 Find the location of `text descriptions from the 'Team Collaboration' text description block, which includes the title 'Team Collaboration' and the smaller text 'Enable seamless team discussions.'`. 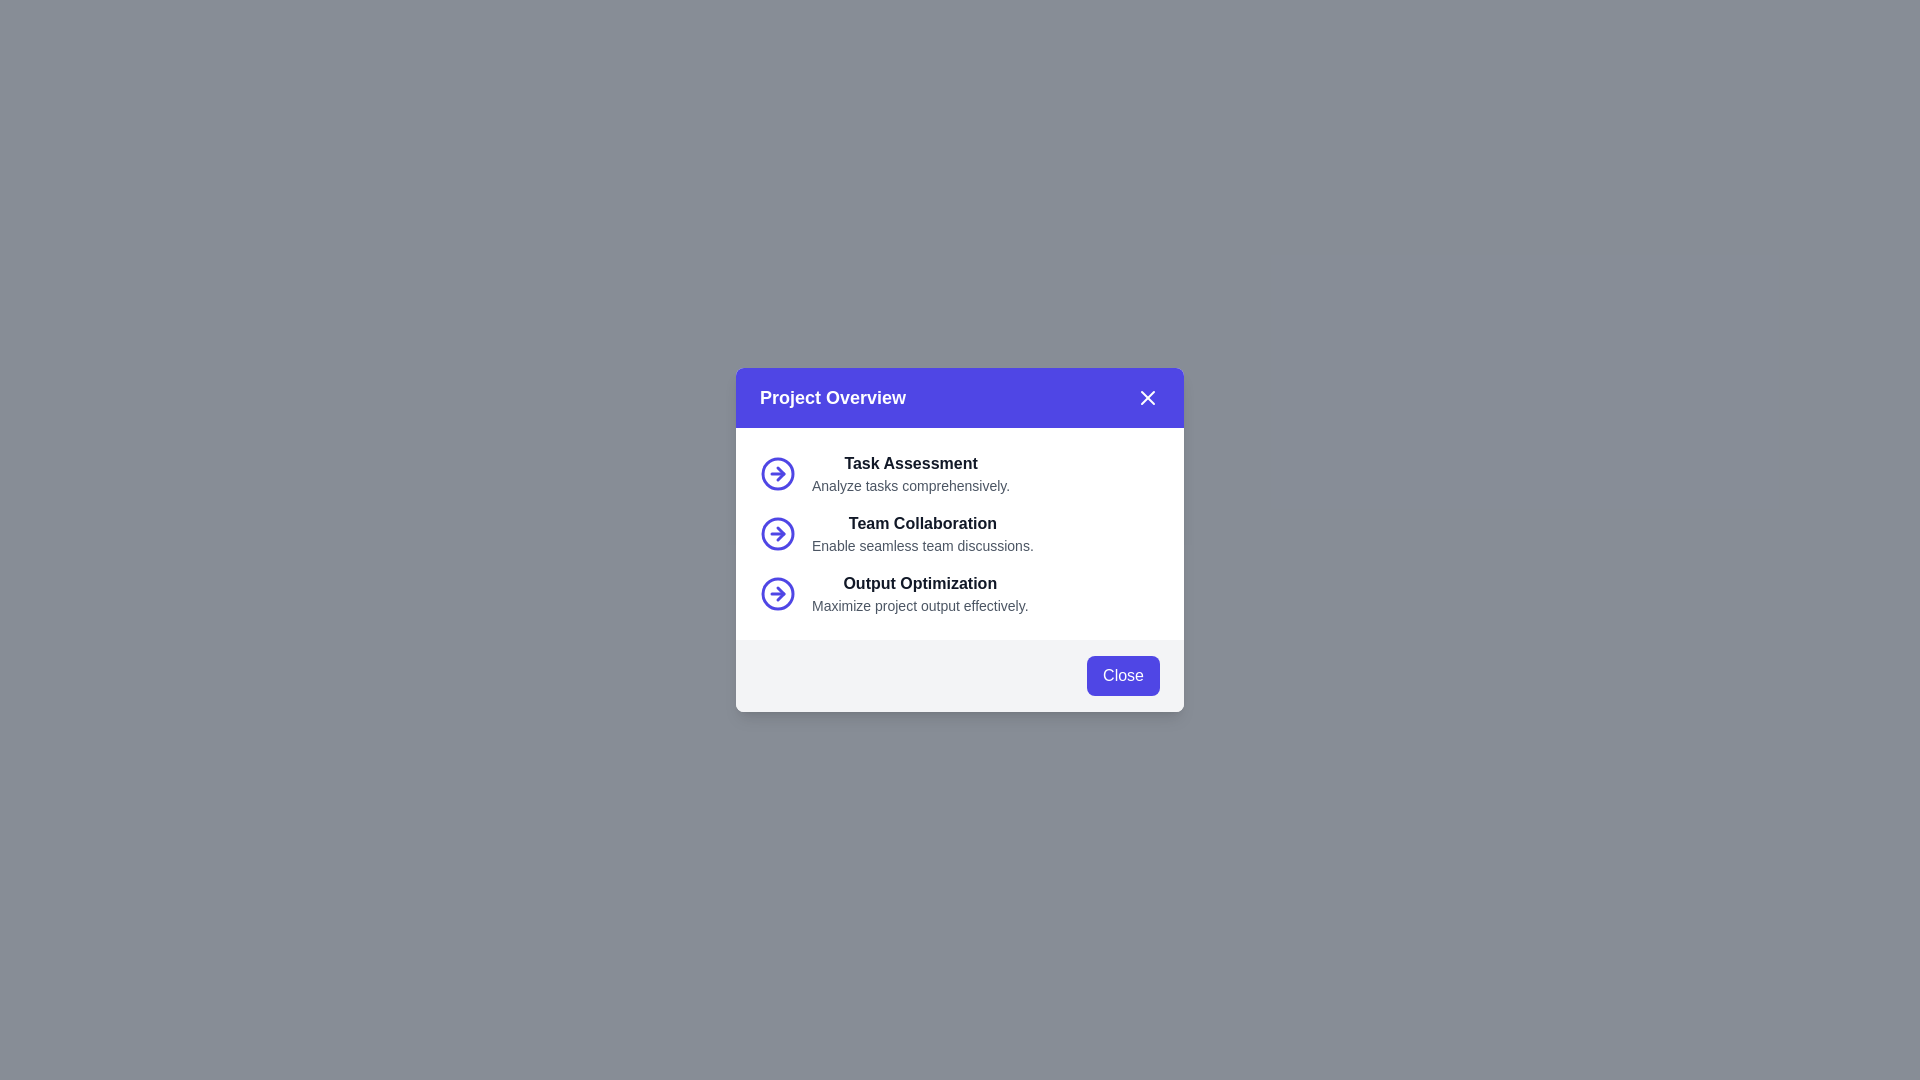

text descriptions from the 'Team Collaboration' text description block, which includes the title 'Team Collaboration' and the smaller text 'Enable seamless team discussions.' is located at coordinates (921, 532).